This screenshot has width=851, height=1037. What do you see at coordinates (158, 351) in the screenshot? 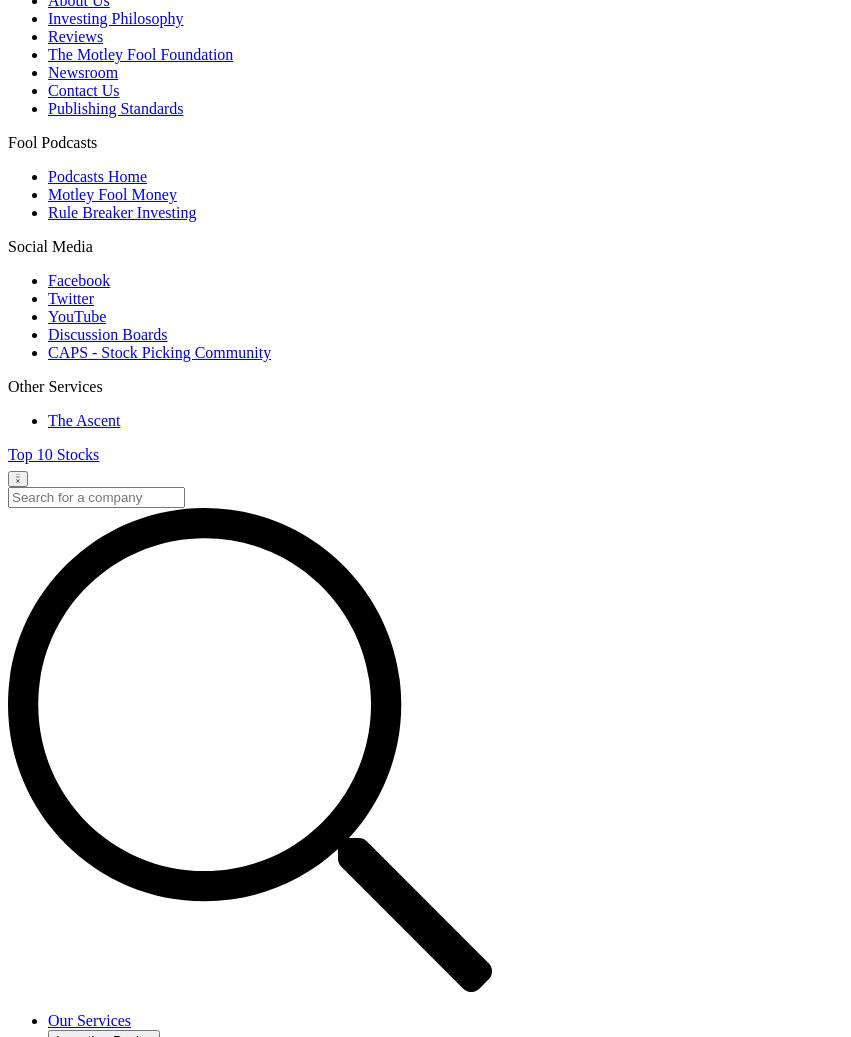
I see `'CAPS - Stock Picking Community'` at bounding box center [158, 351].